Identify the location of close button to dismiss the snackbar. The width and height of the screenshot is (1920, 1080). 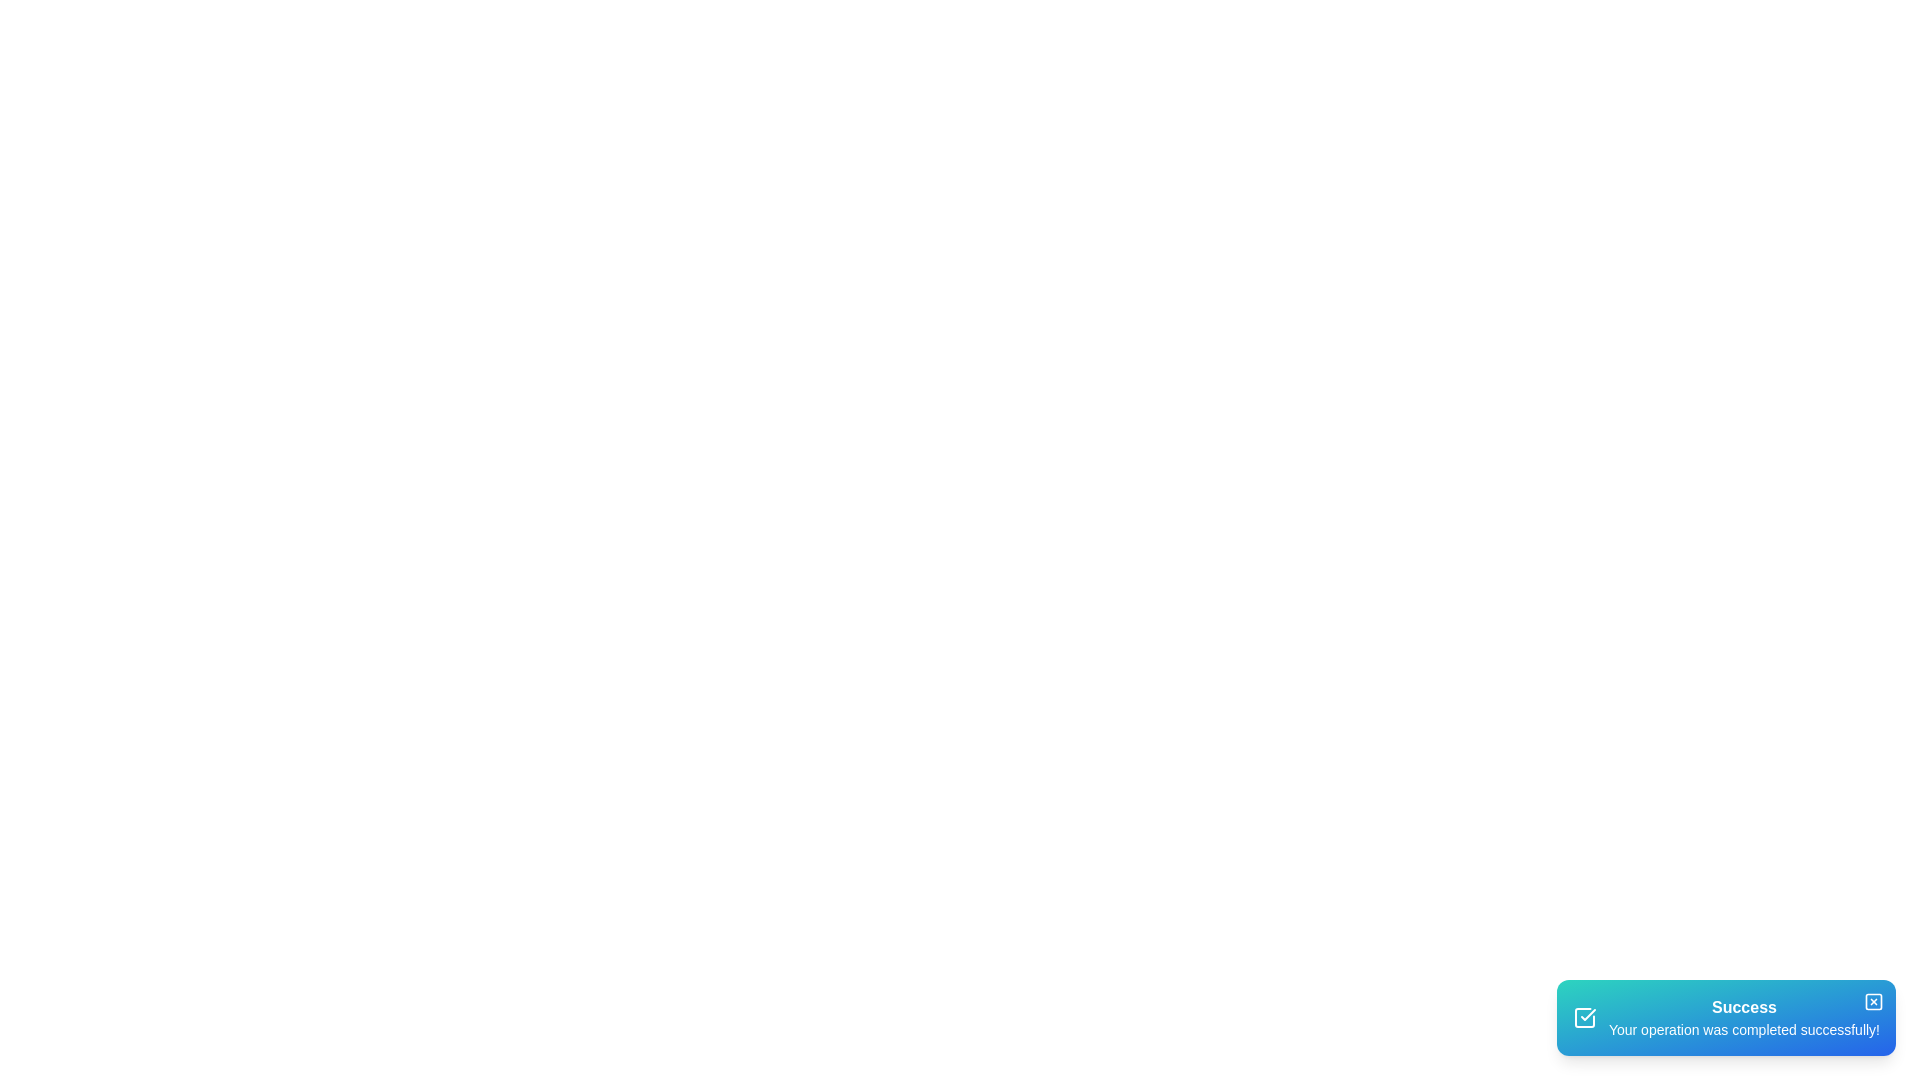
(1872, 1002).